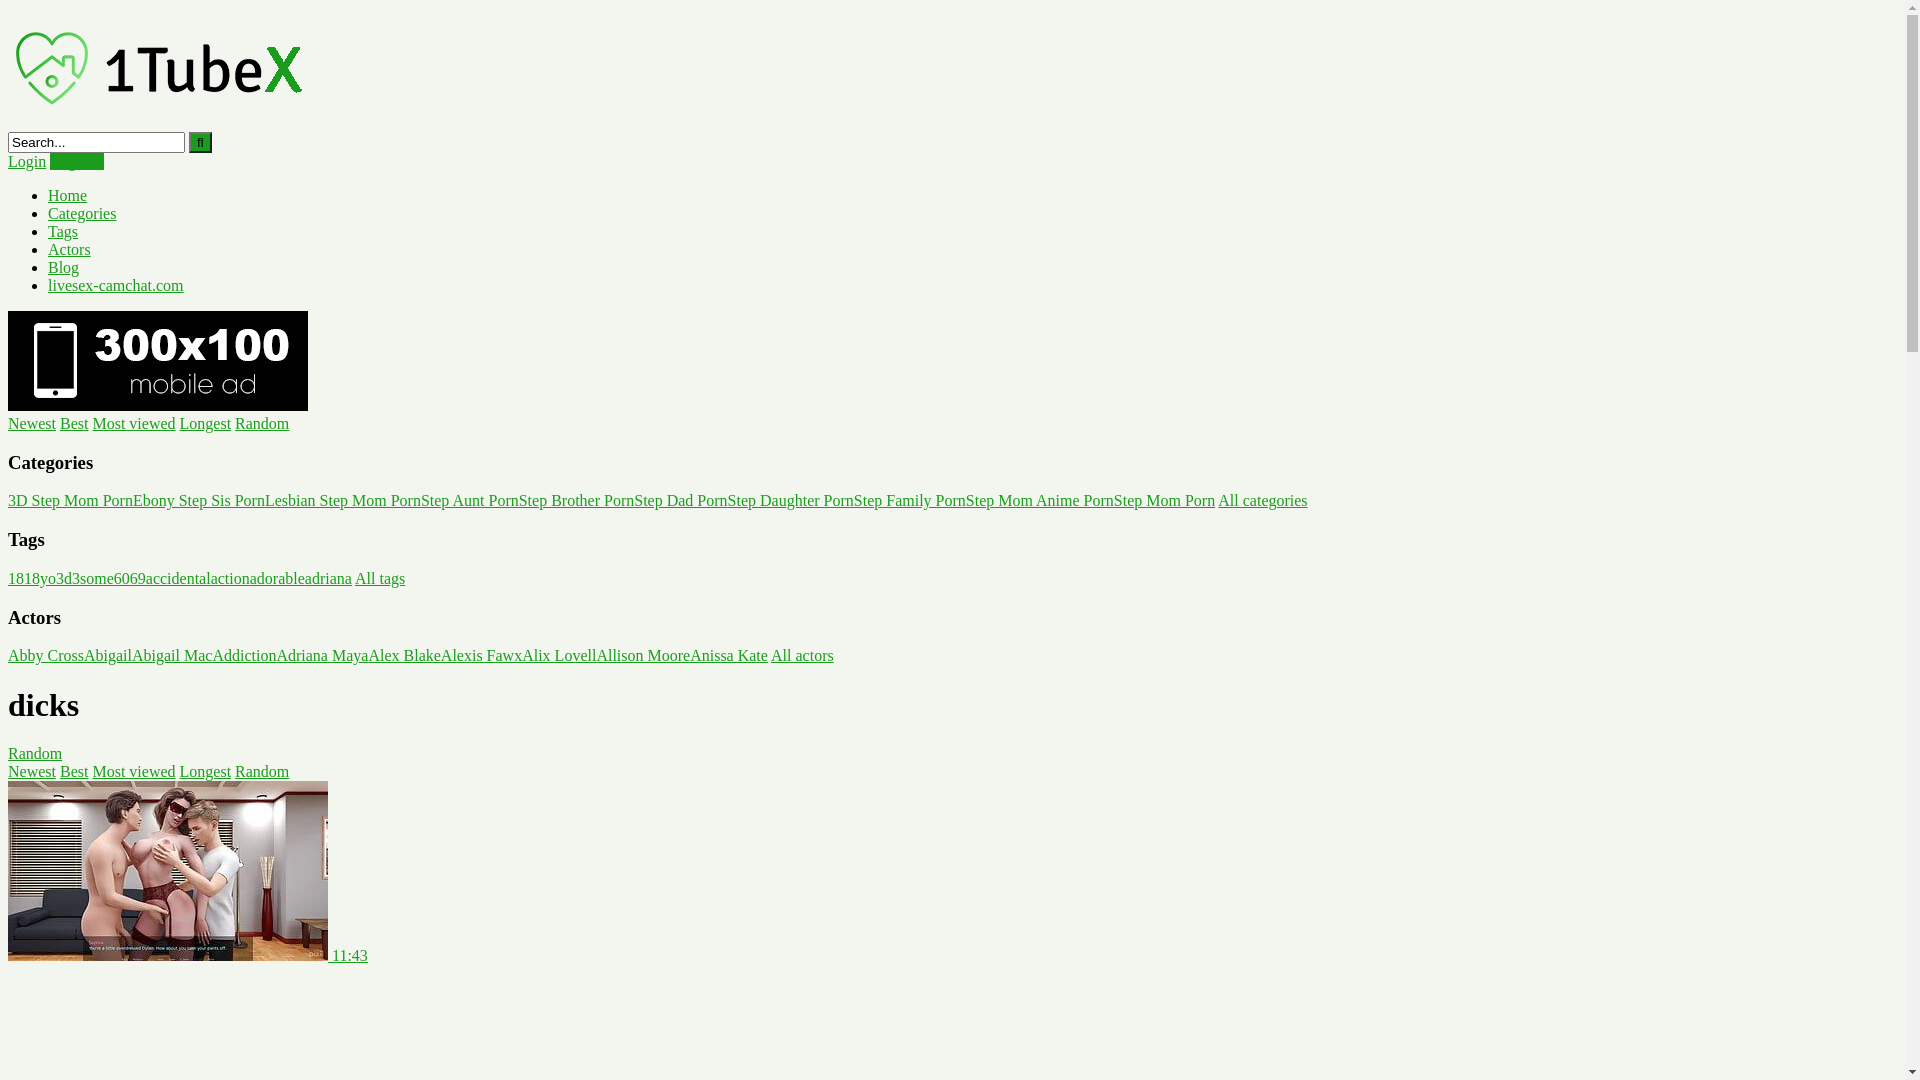 This screenshot has width=1920, height=1080. Describe the element at coordinates (91, 578) in the screenshot. I see `'3some'` at that location.